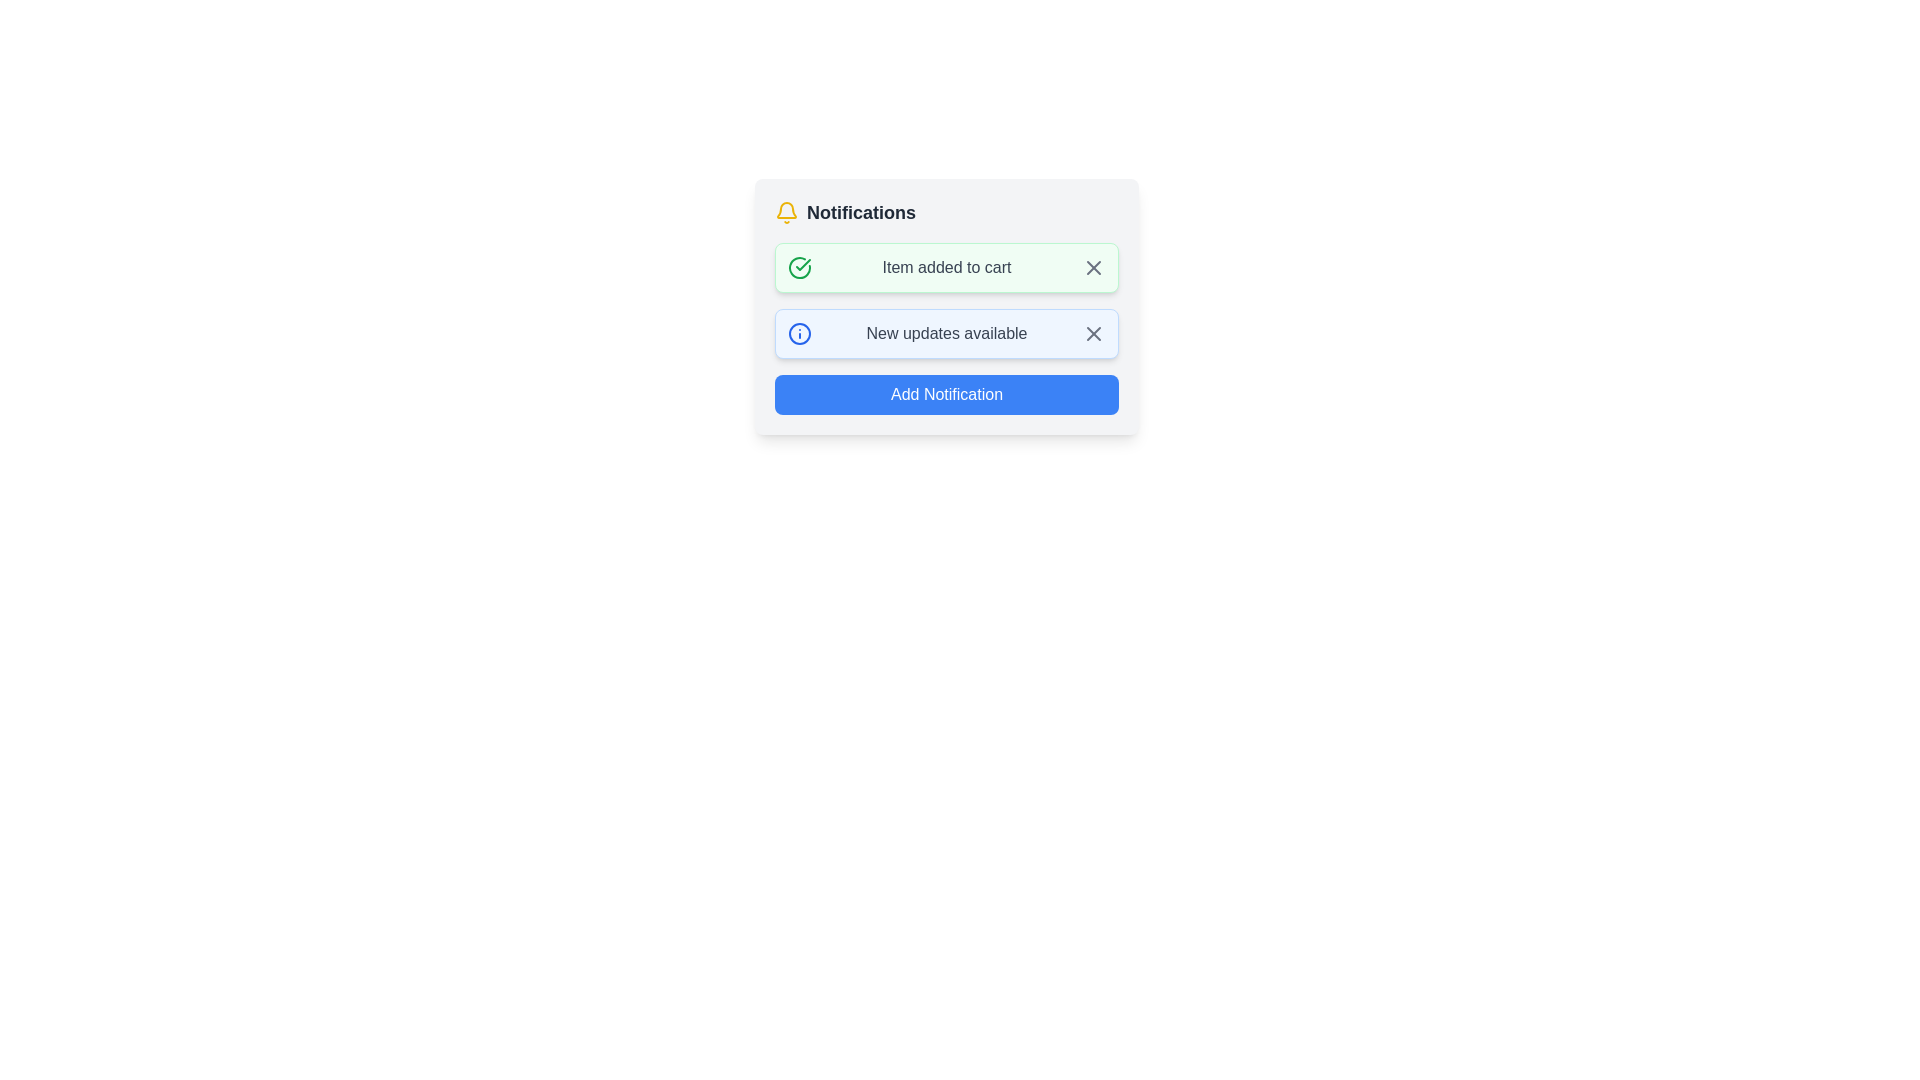  What do you see at coordinates (800, 266) in the screenshot?
I see `the green checkmark icon enclosed in a circular outline, which is located to the left of the 'Item added to cart' text in the first notification card` at bounding box center [800, 266].